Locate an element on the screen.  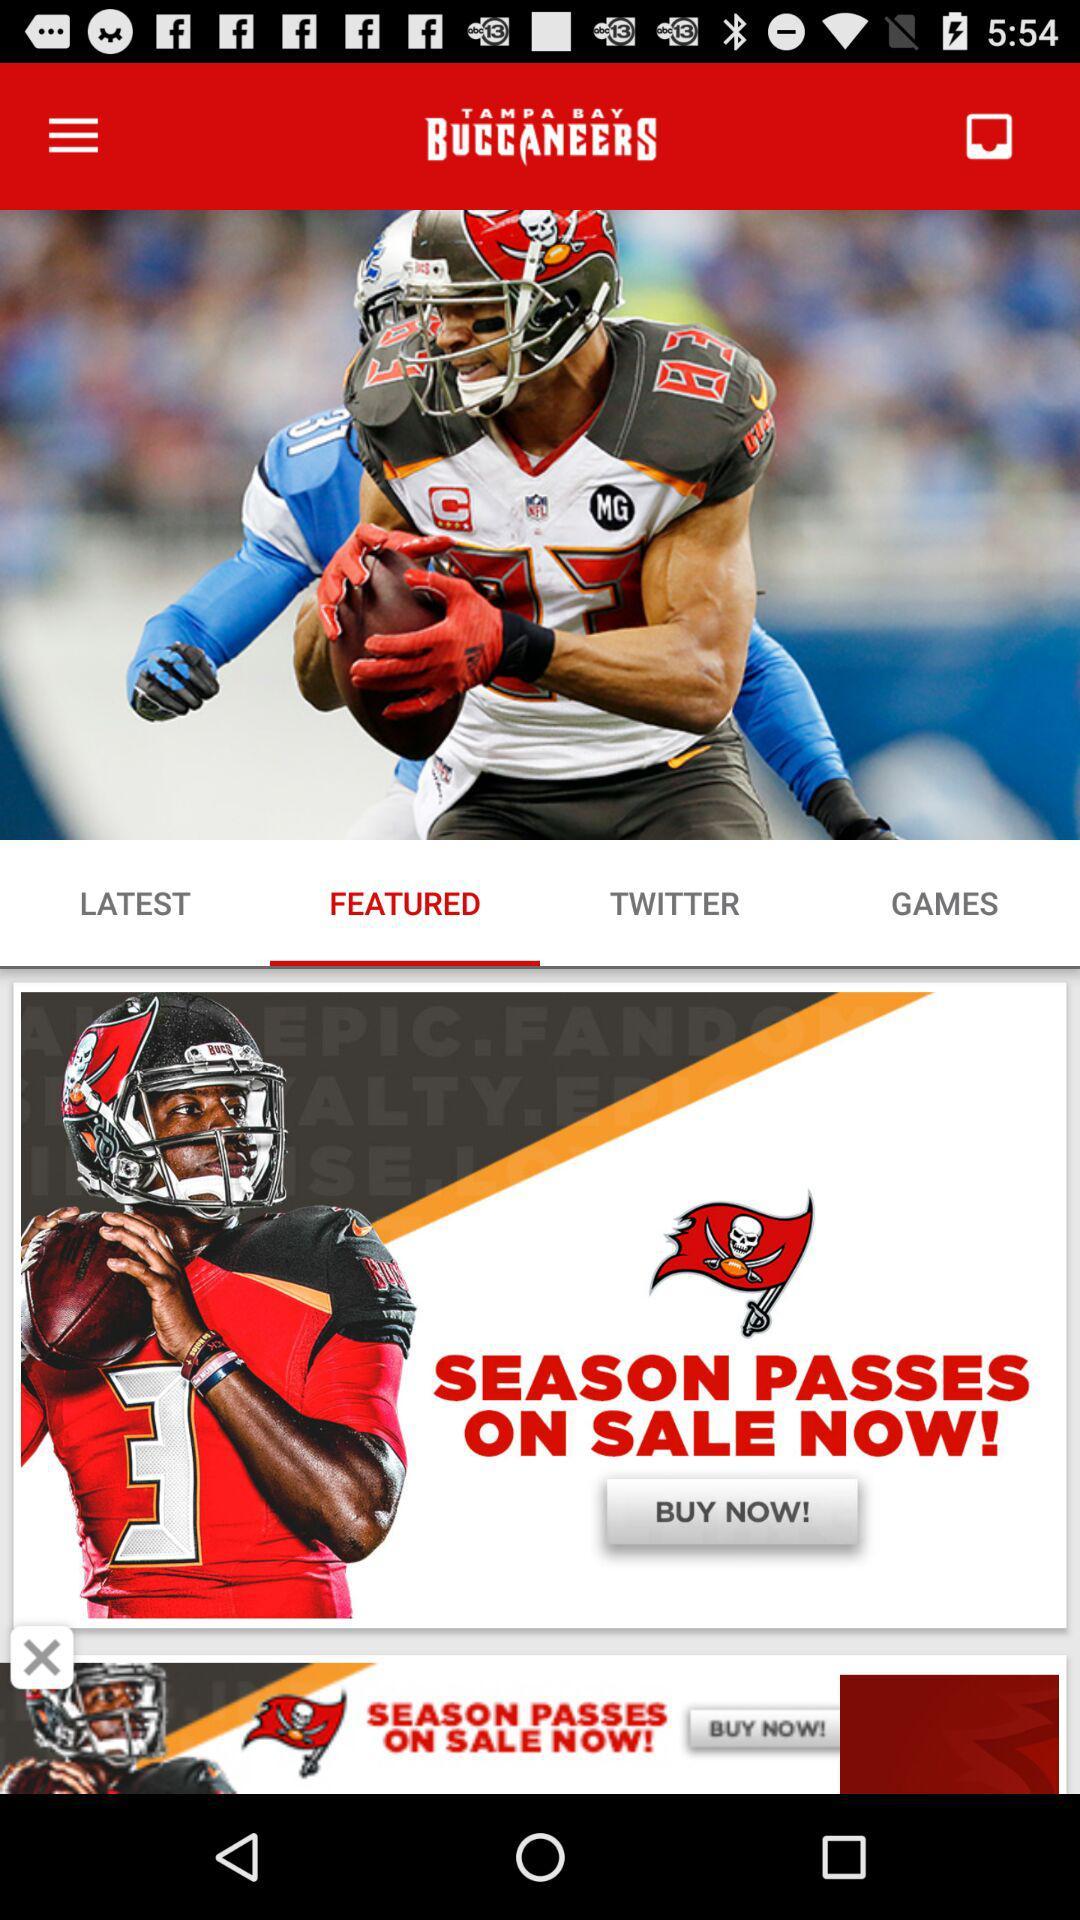
space where you access advertising is located at coordinates (540, 1727).